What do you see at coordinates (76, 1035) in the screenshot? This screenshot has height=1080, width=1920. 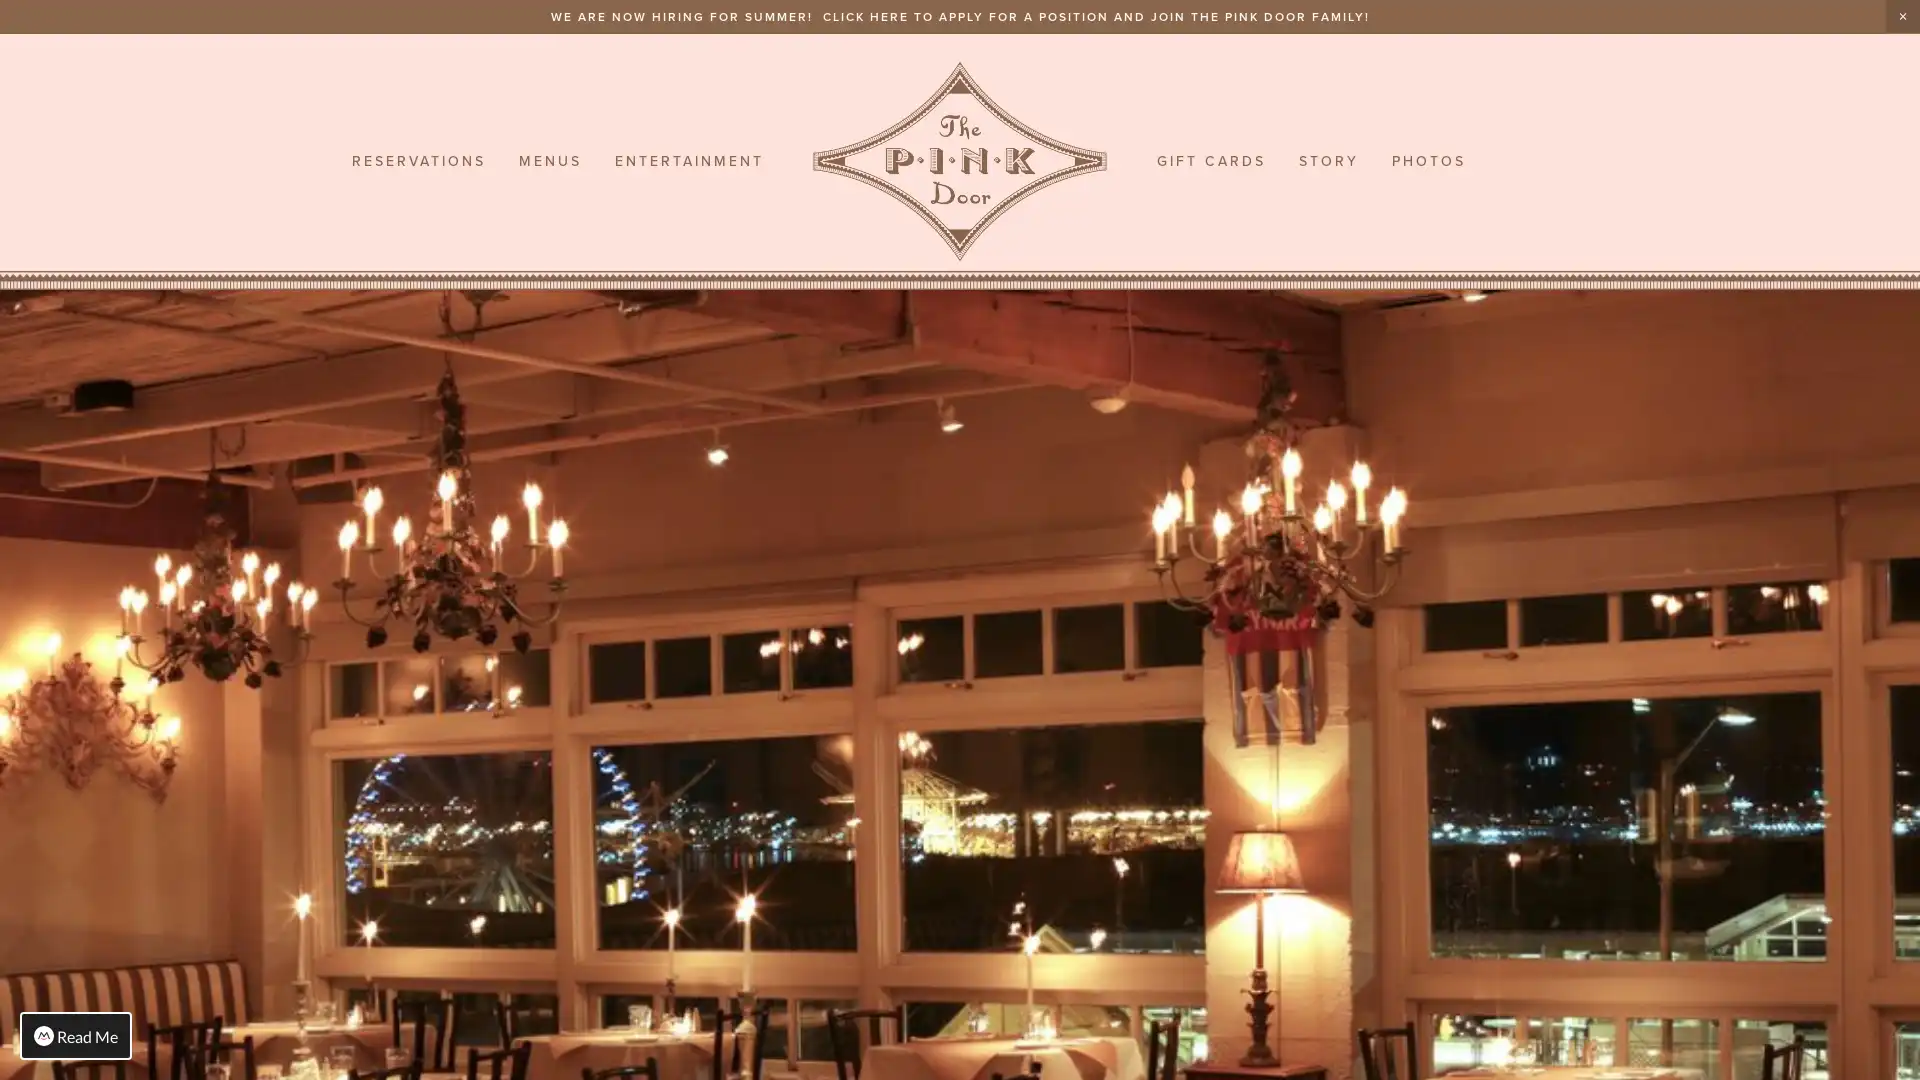 I see `Read Me` at bounding box center [76, 1035].